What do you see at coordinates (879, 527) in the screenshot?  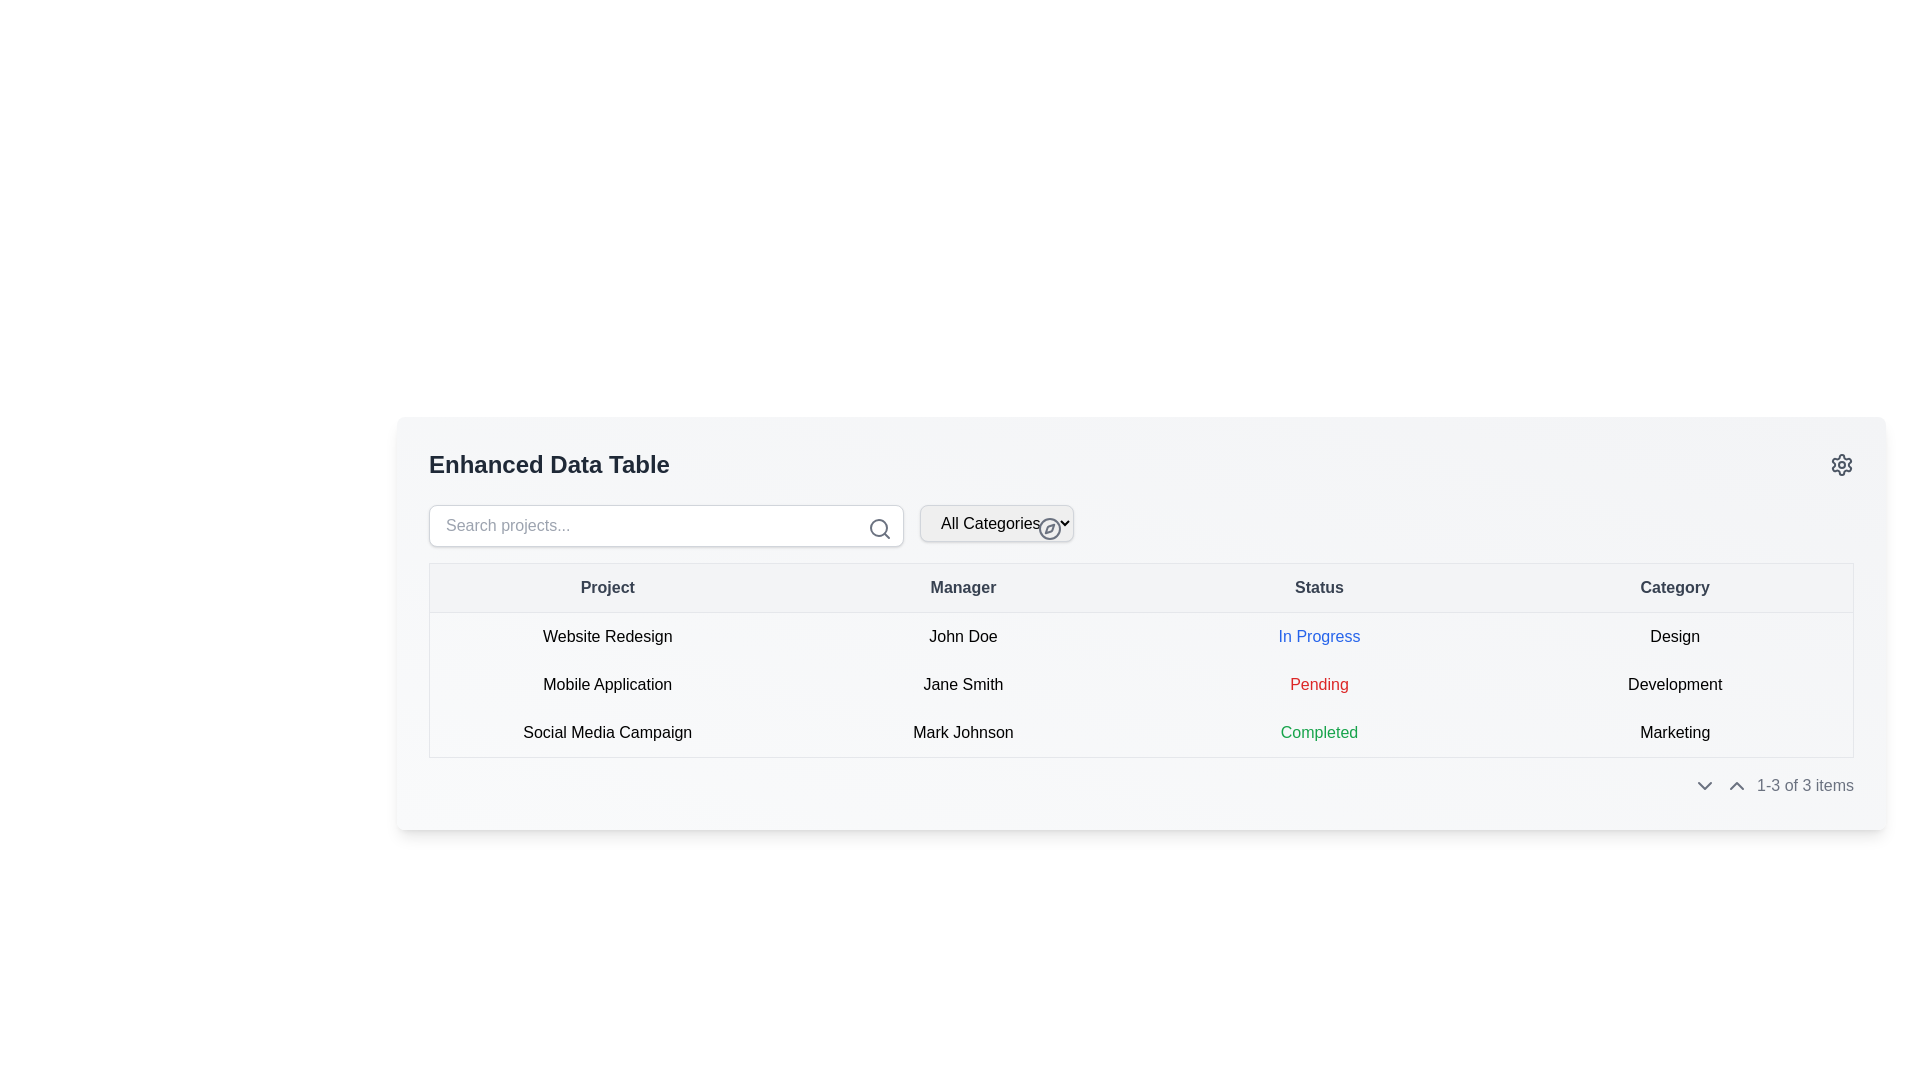 I see `the search icon located at the right end of the search input field, adjacent to the dropdown menu` at bounding box center [879, 527].